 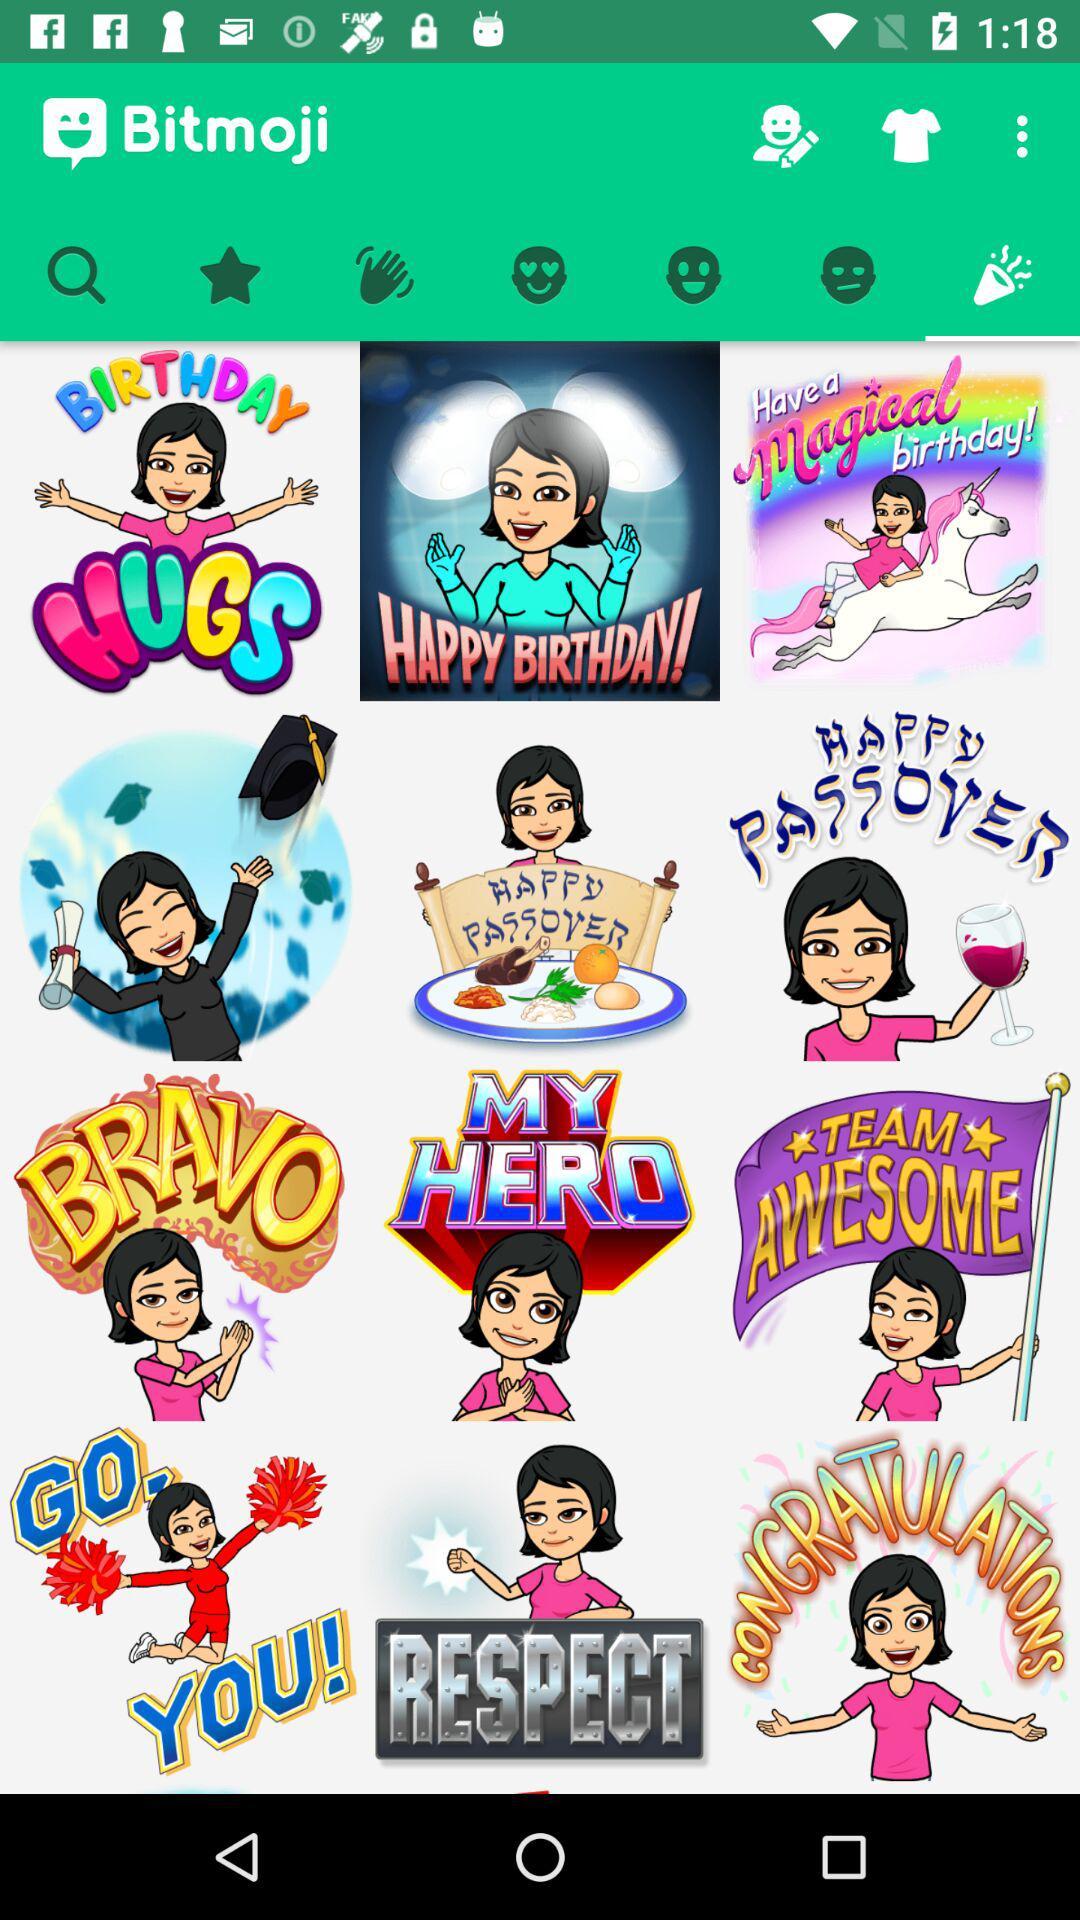 I want to click on this image was graduate happiness, so click(x=180, y=880).